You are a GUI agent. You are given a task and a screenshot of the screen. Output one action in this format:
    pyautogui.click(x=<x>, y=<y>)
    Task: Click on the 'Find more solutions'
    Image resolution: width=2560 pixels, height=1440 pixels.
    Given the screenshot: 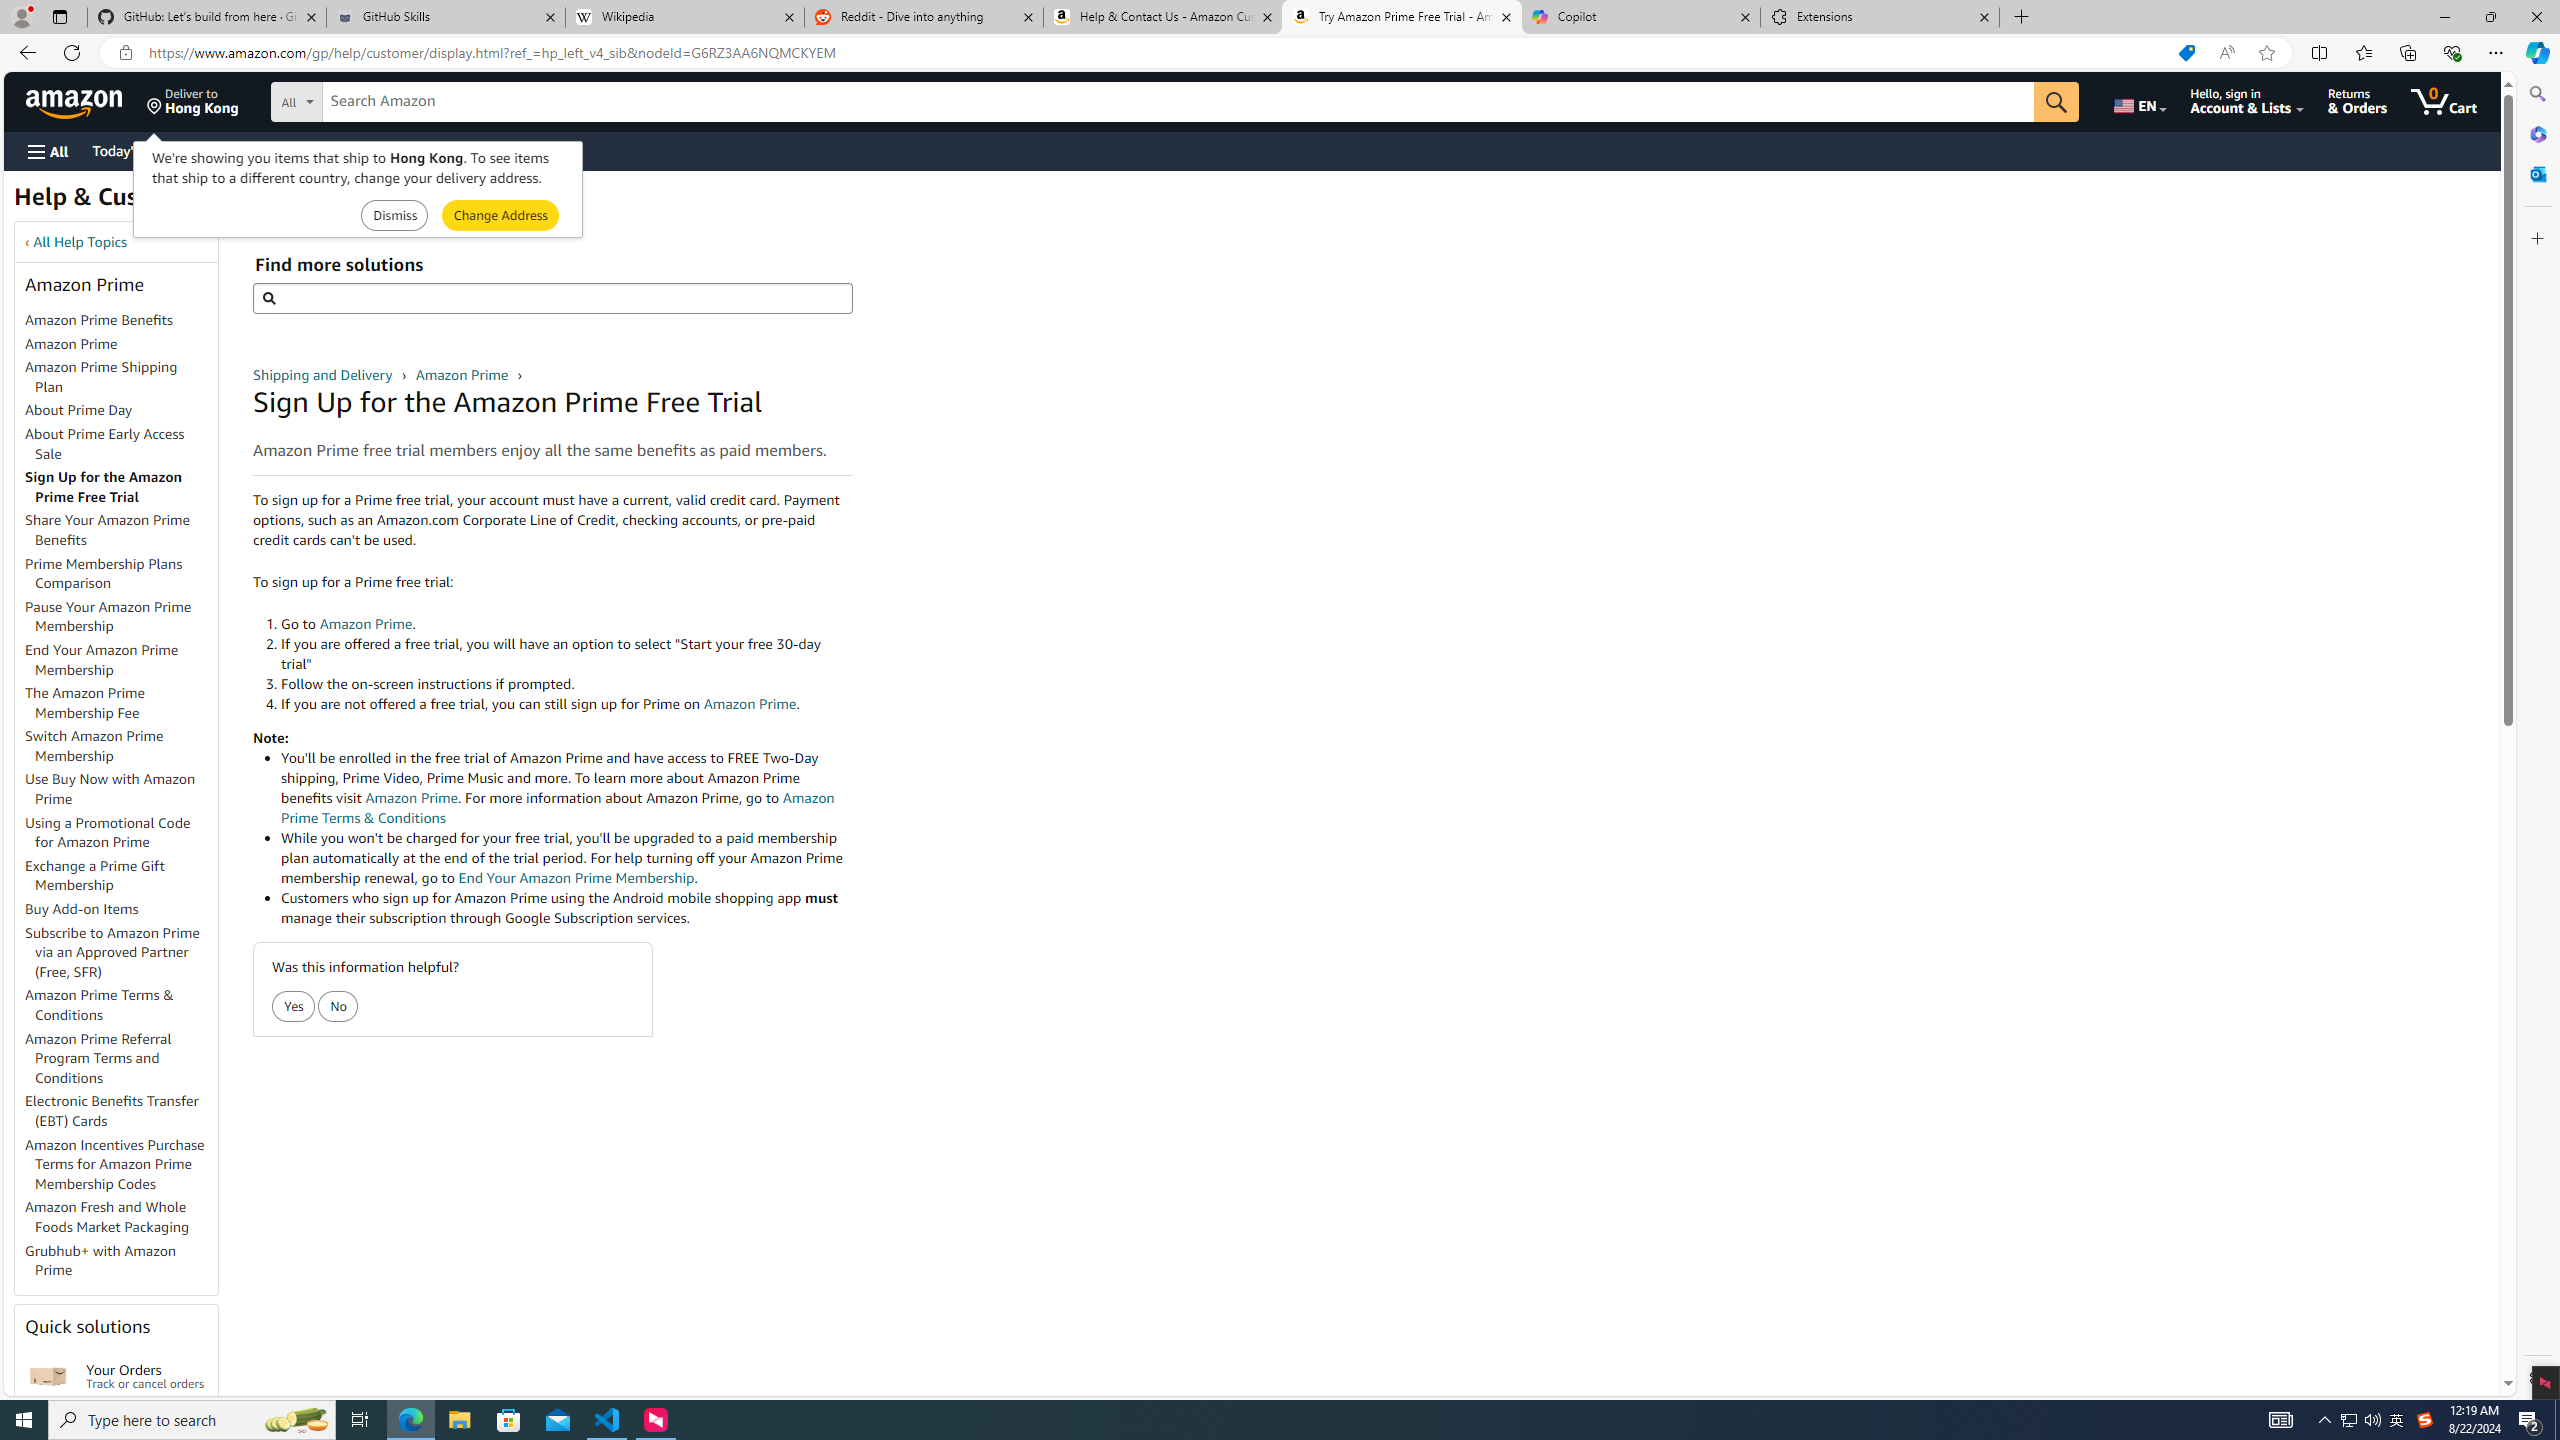 What is the action you would take?
    pyautogui.click(x=551, y=298)
    